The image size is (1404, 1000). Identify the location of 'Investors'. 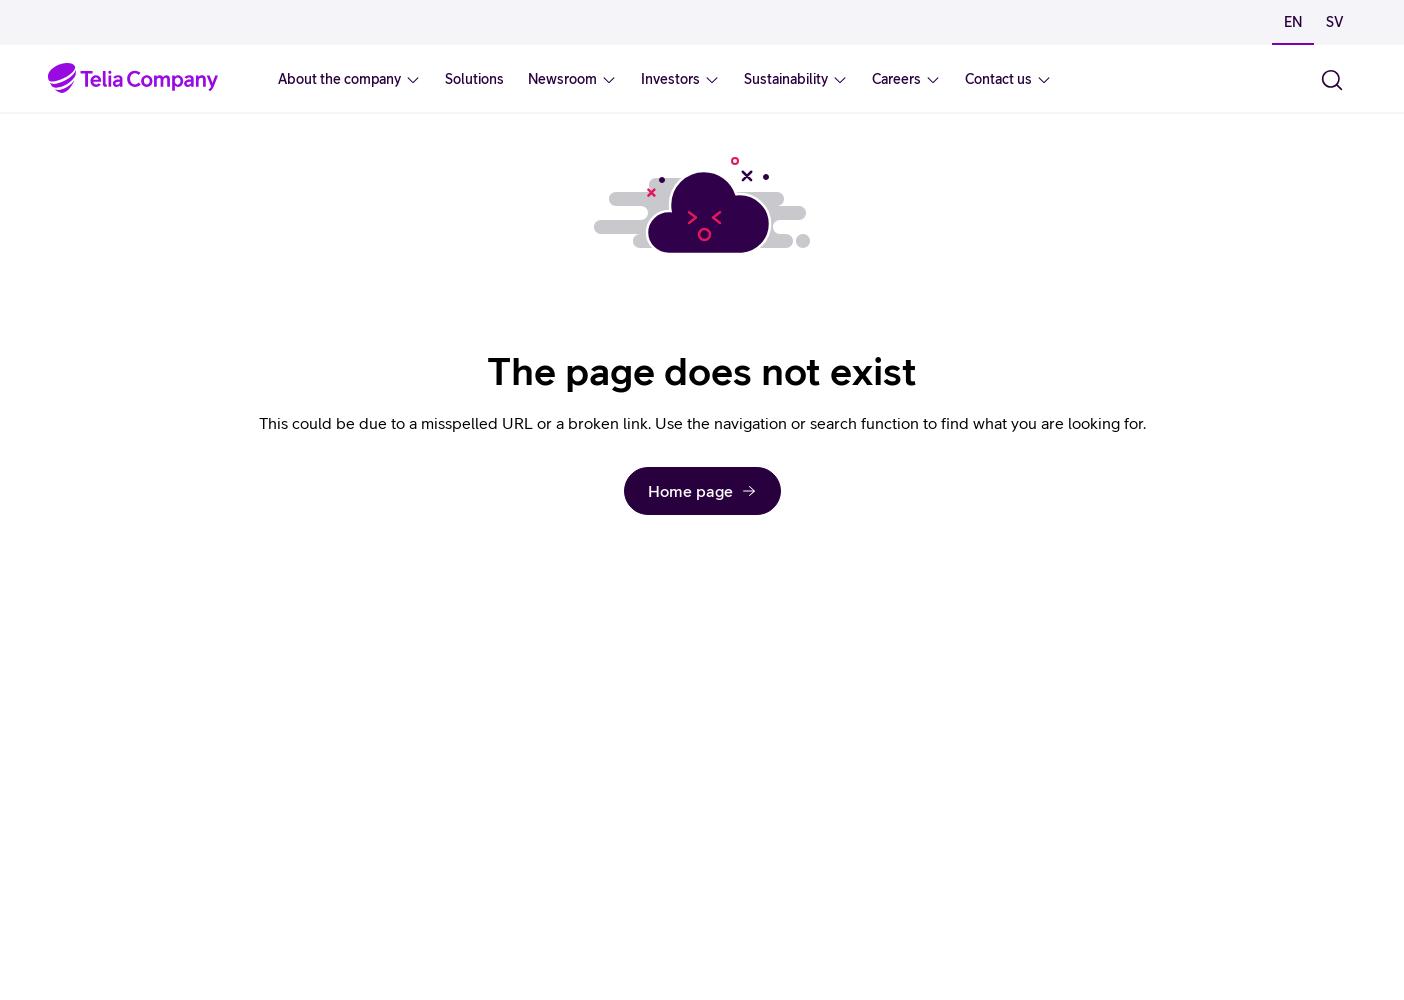
(670, 78).